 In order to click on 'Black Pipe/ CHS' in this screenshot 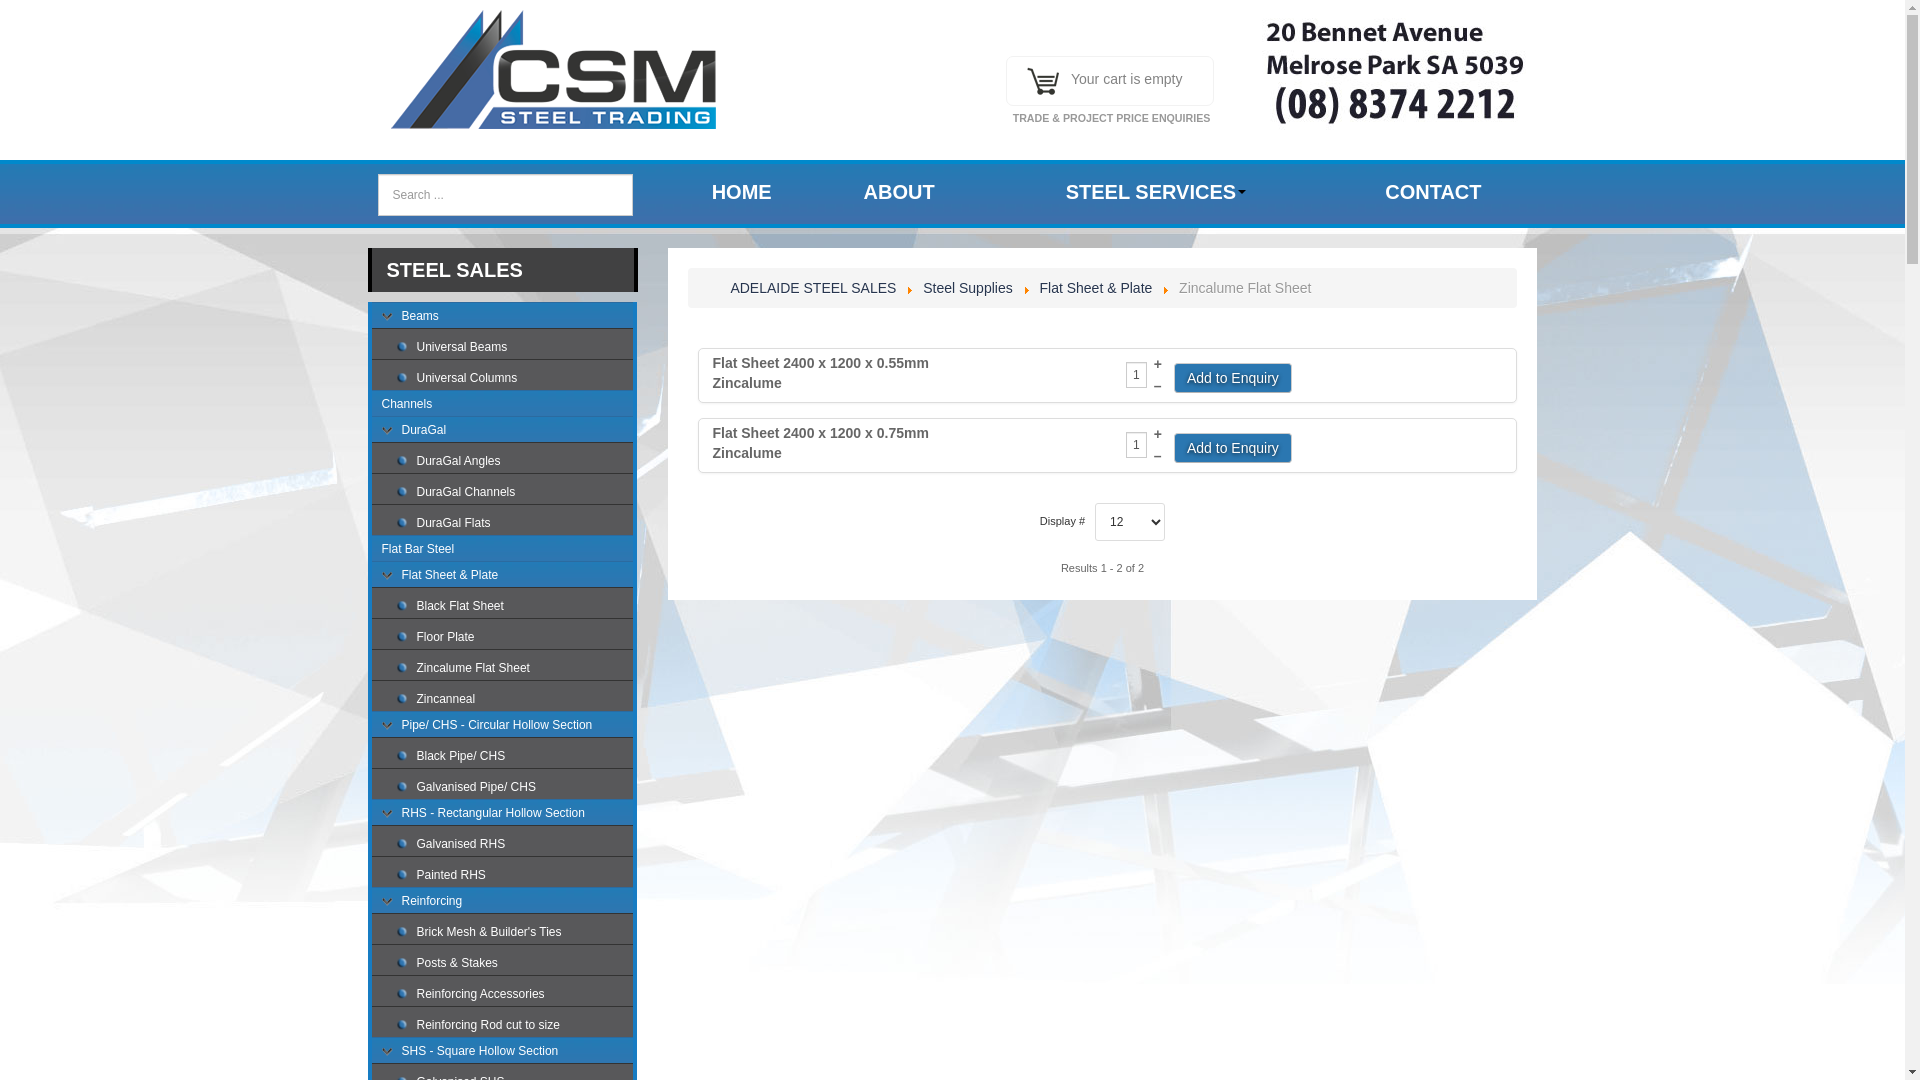, I will do `click(514, 758)`.